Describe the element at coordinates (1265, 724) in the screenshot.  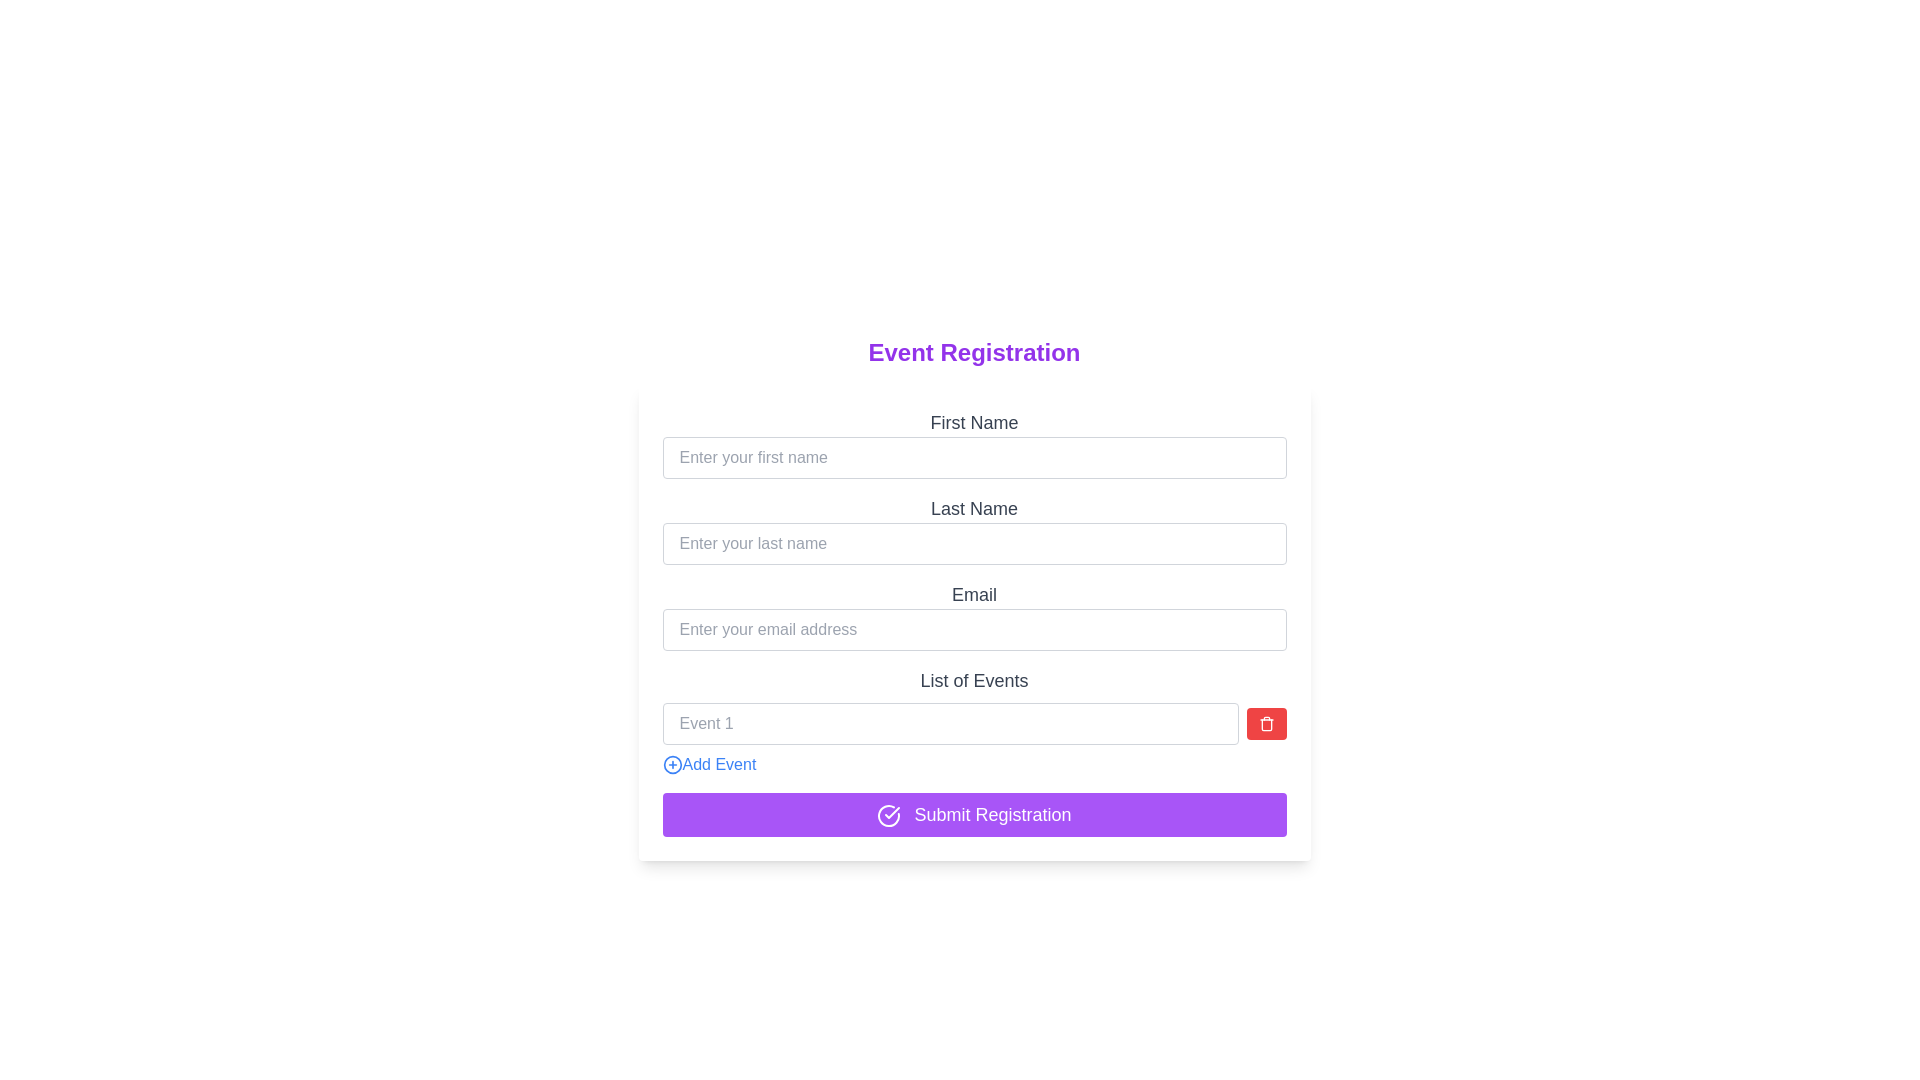
I see `the trash bin icon within the red button` at that location.